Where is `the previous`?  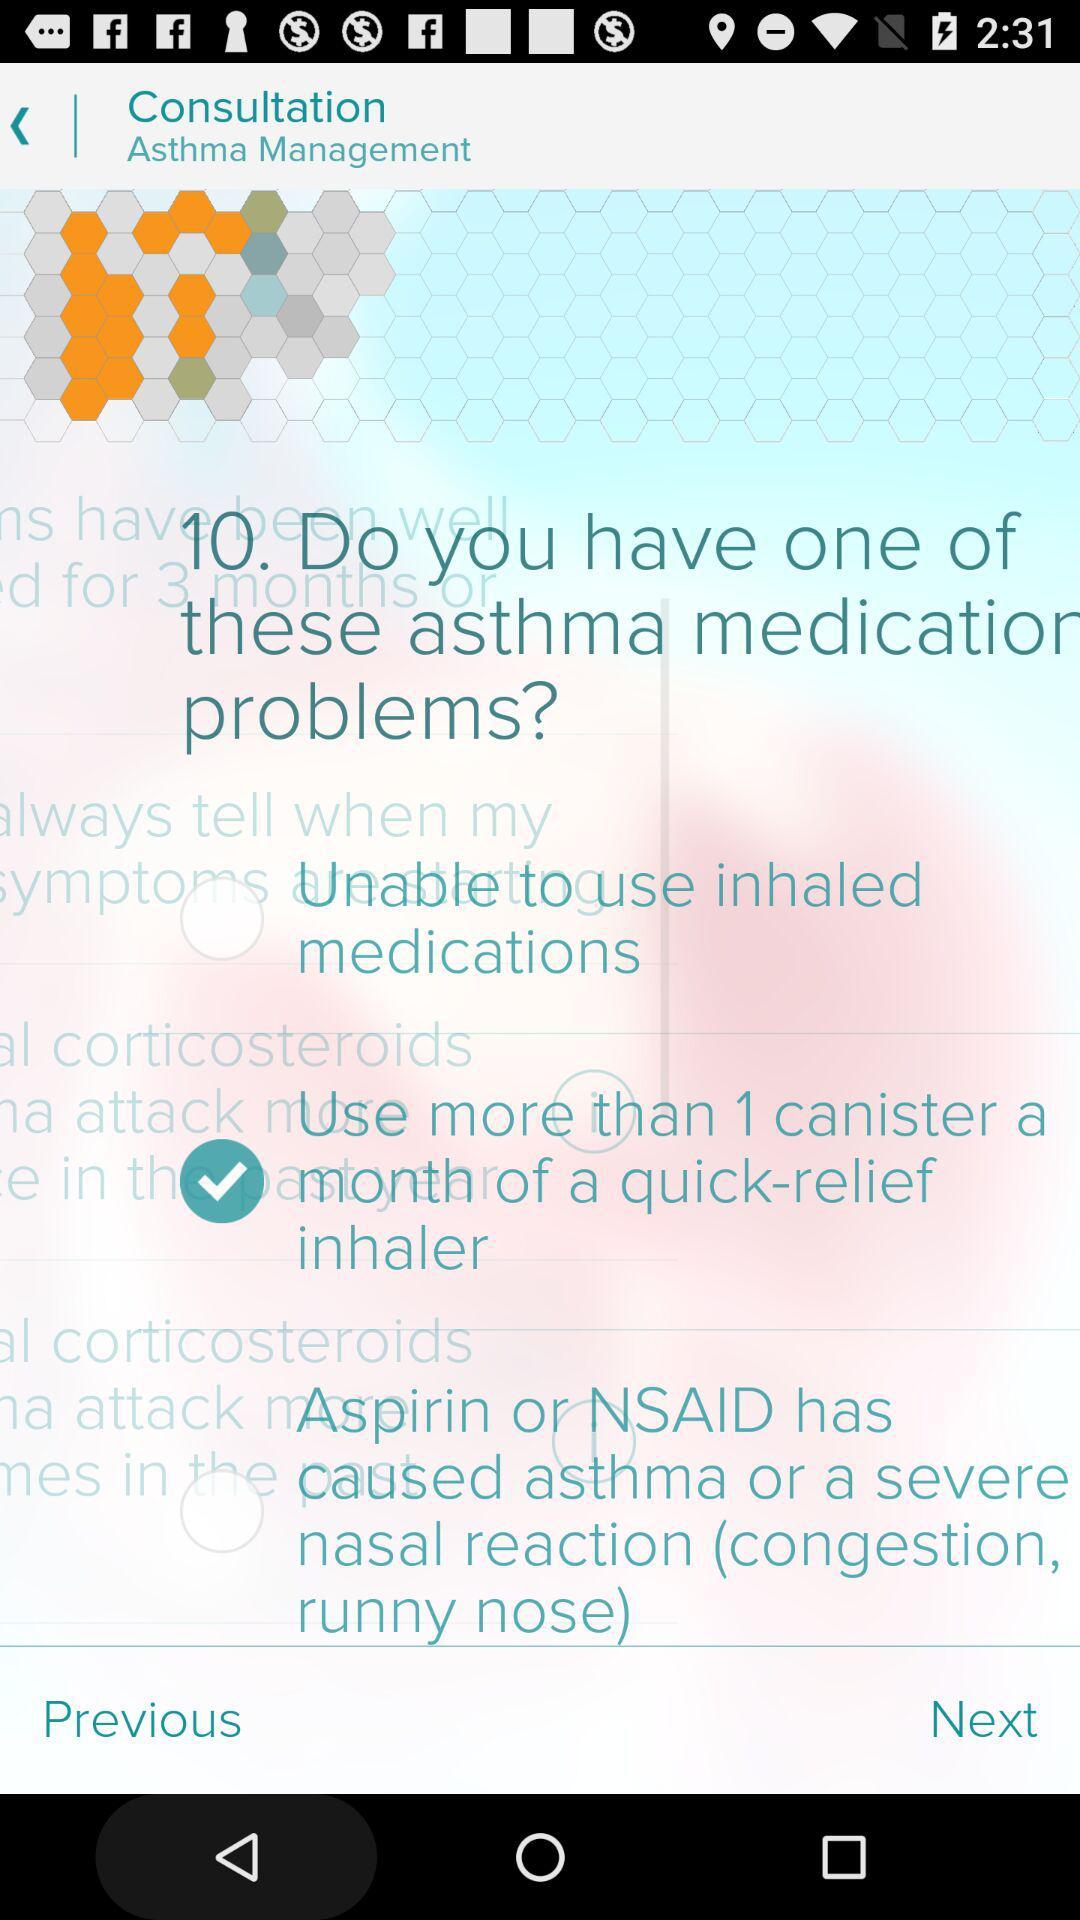 the previous is located at coordinates (270, 1719).